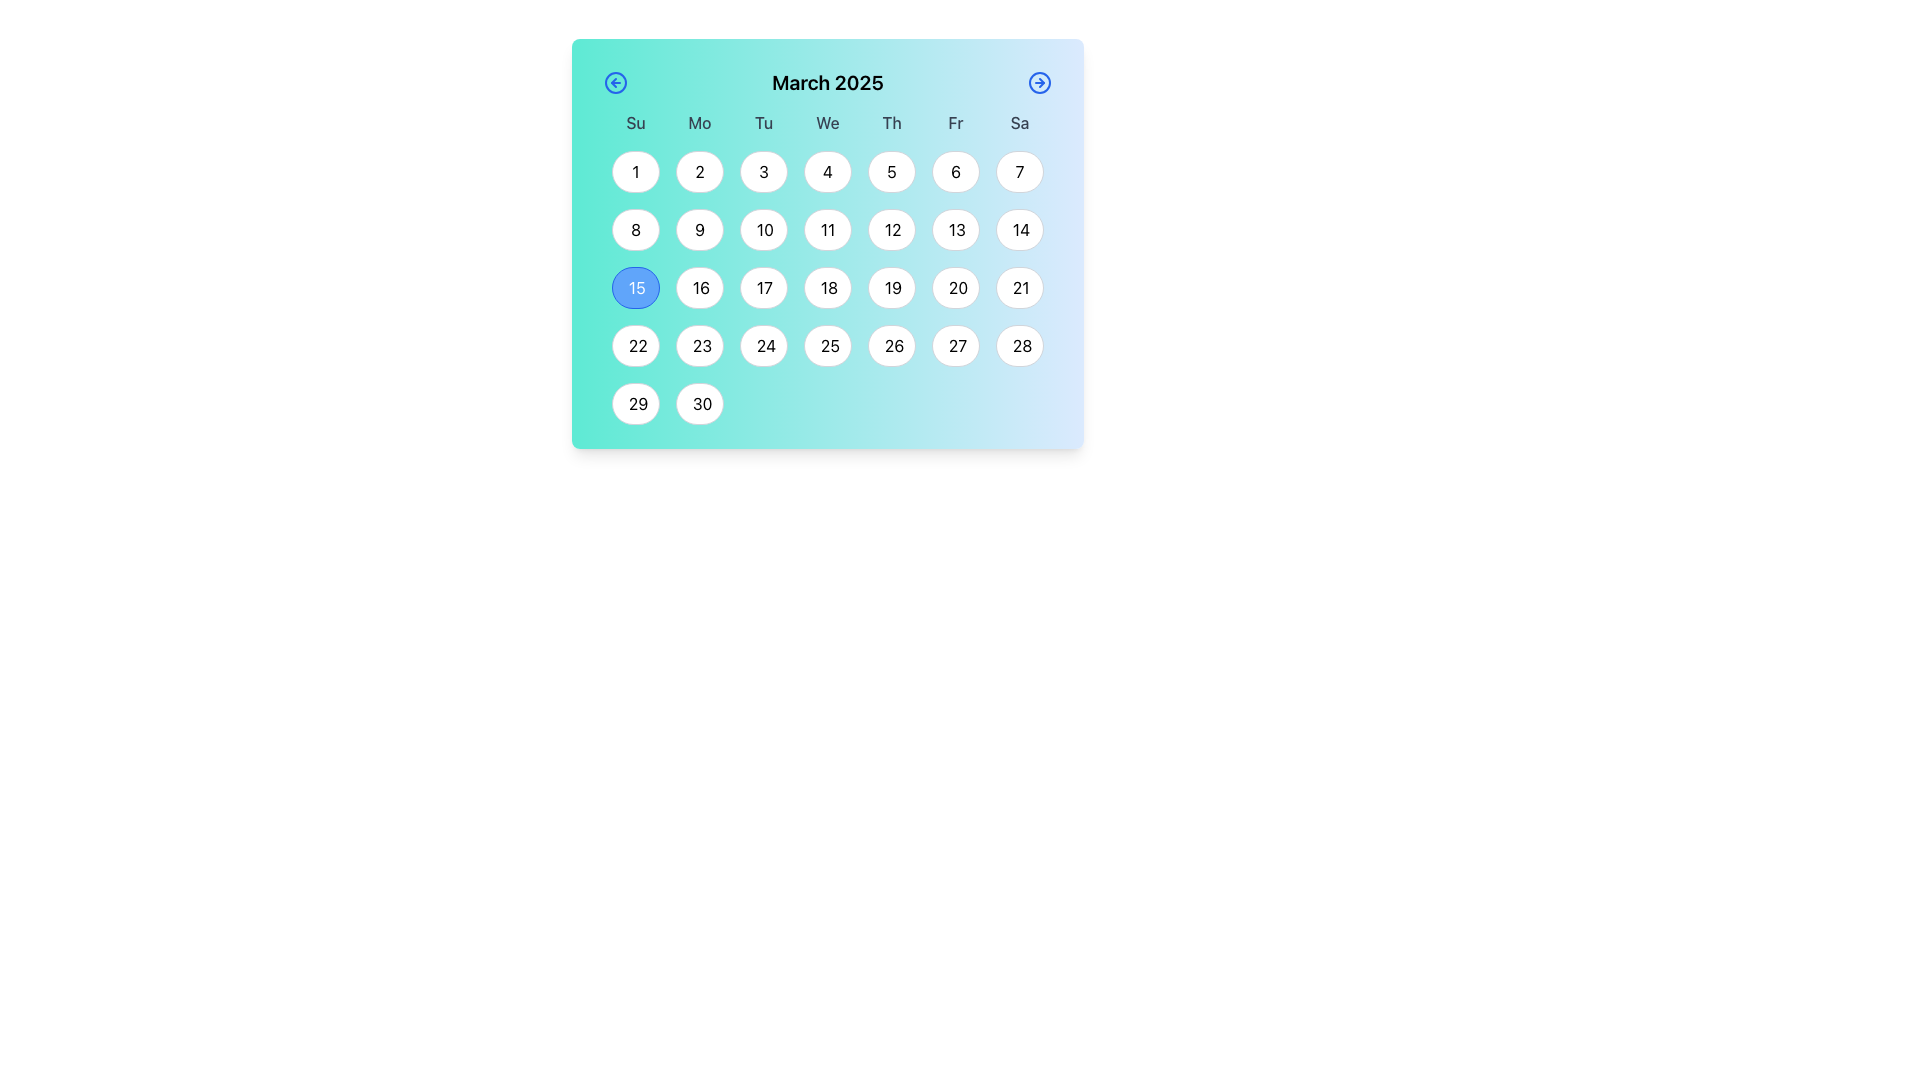  Describe the element at coordinates (634, 229) in the screenshot. I see `the button representing the first day in the second row of the calendar grid under the 'Su' column heading` at that location.